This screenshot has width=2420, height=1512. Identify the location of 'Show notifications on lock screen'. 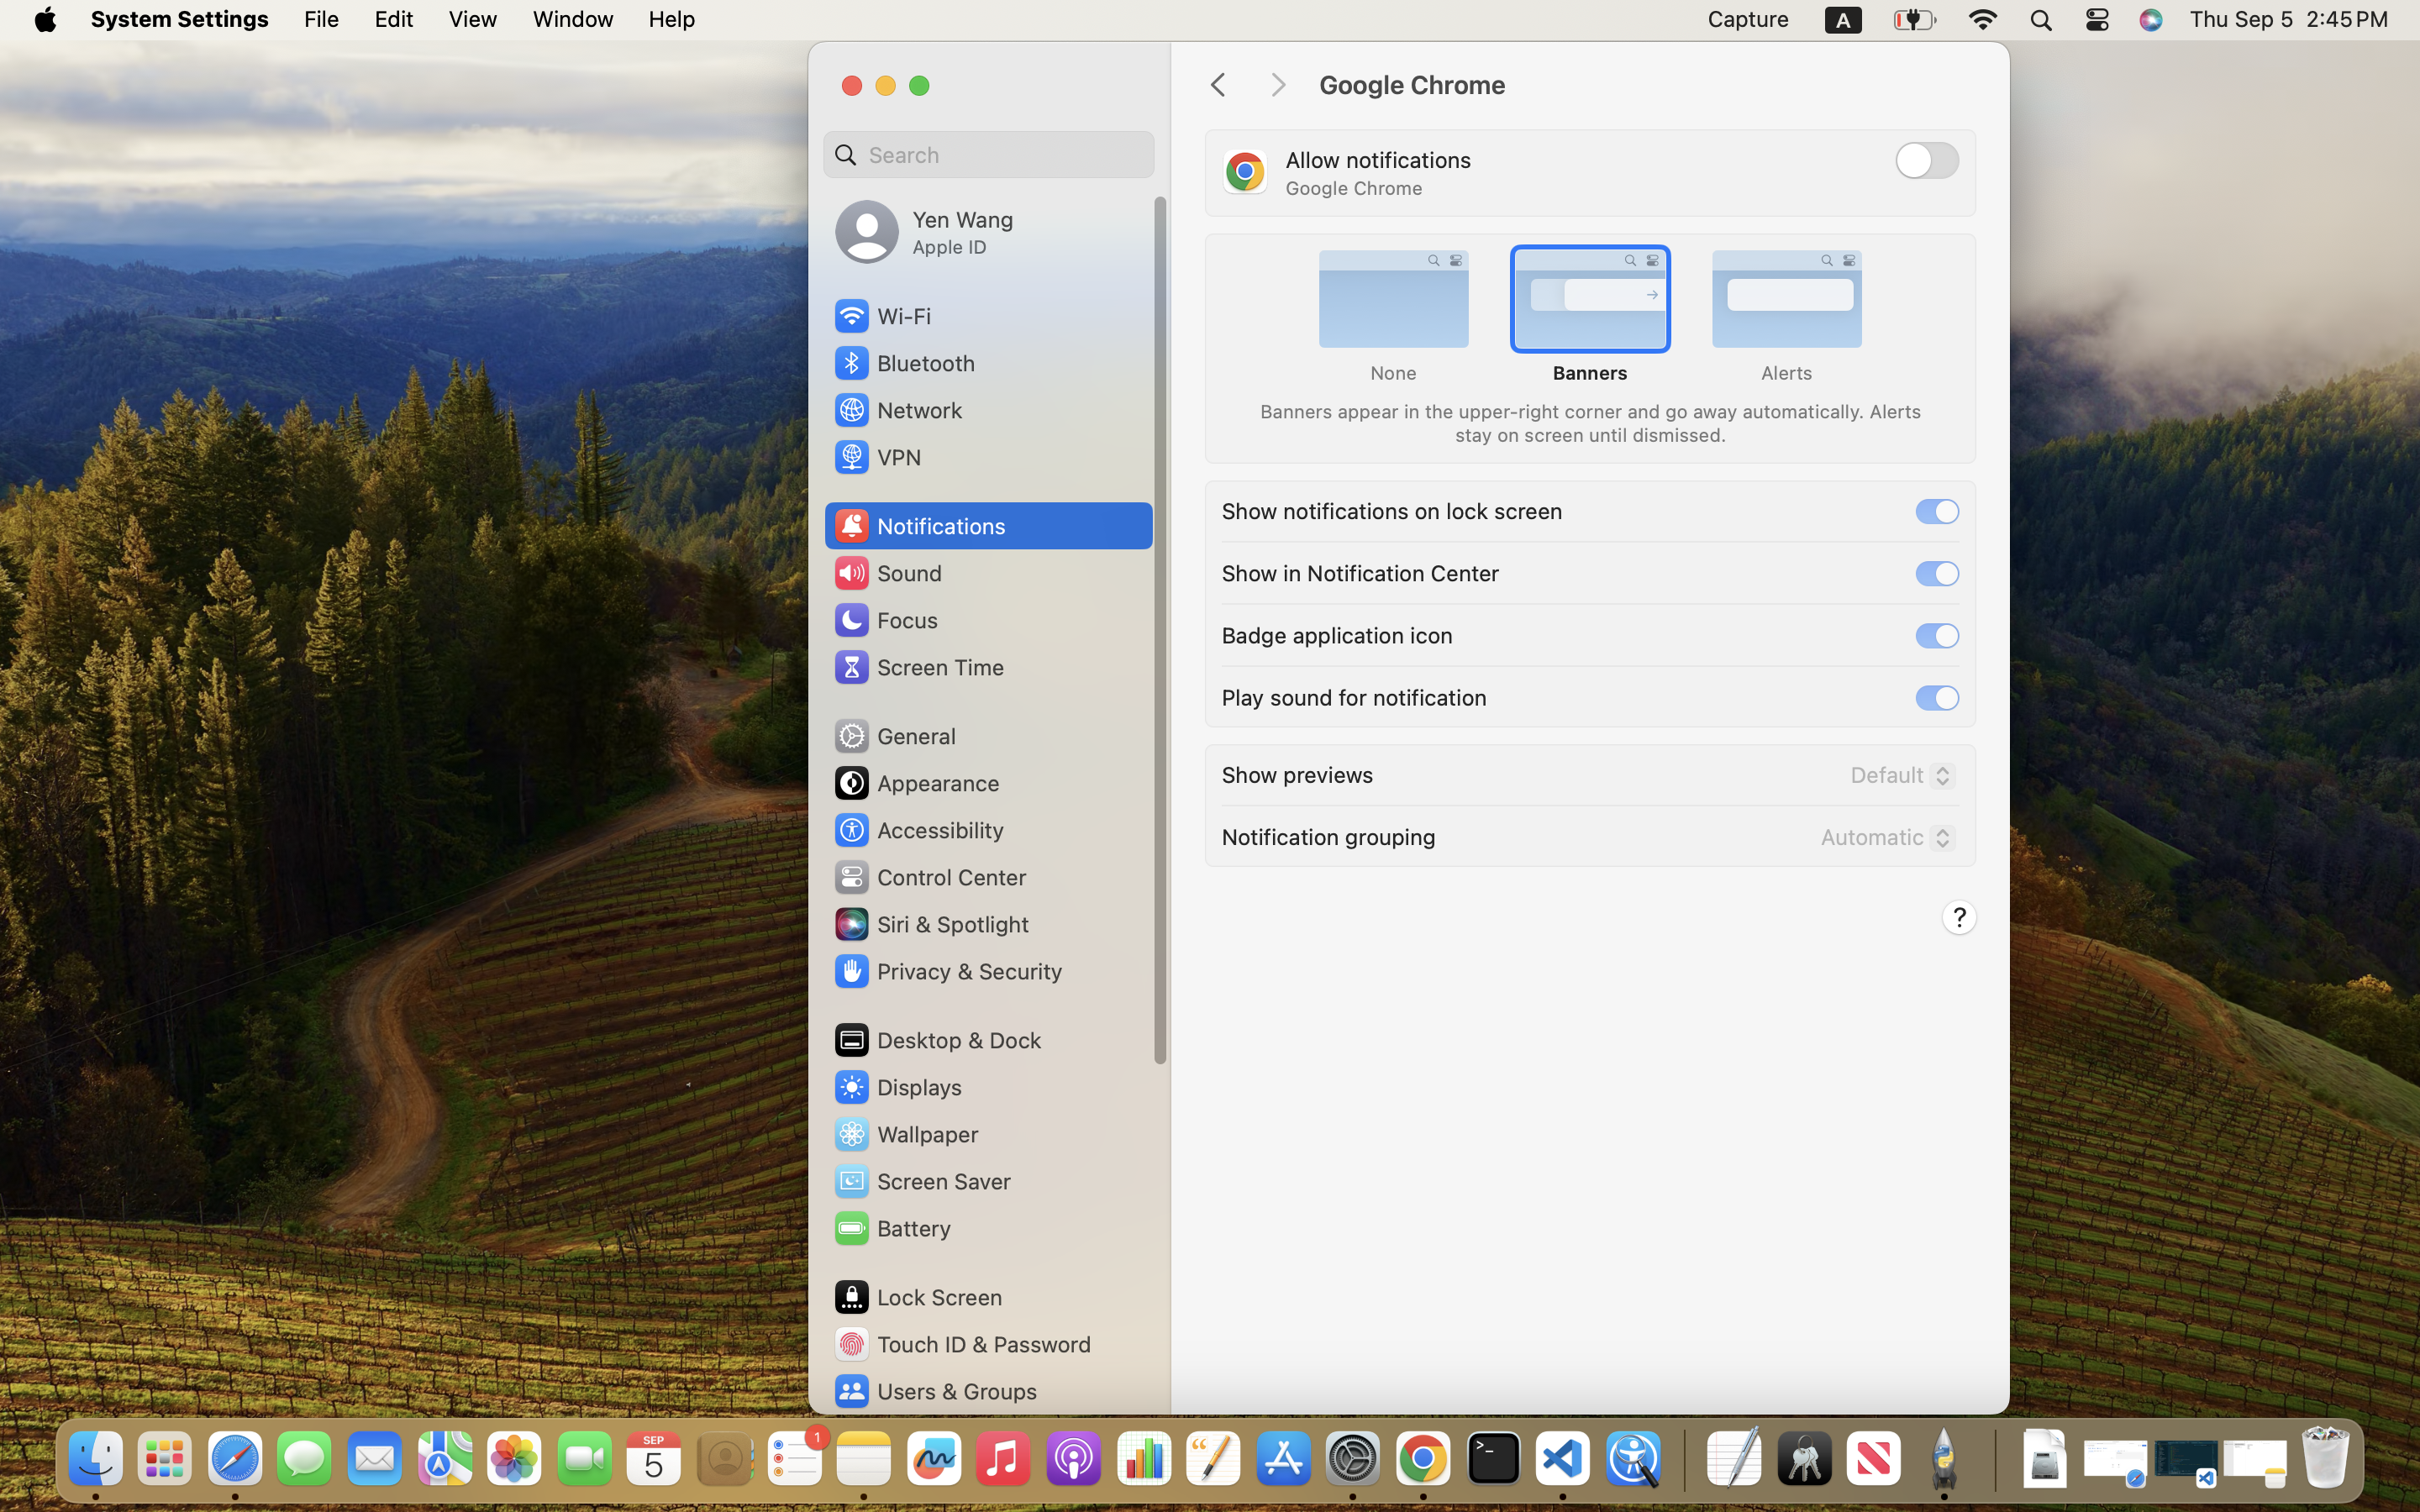
(1391, 508).